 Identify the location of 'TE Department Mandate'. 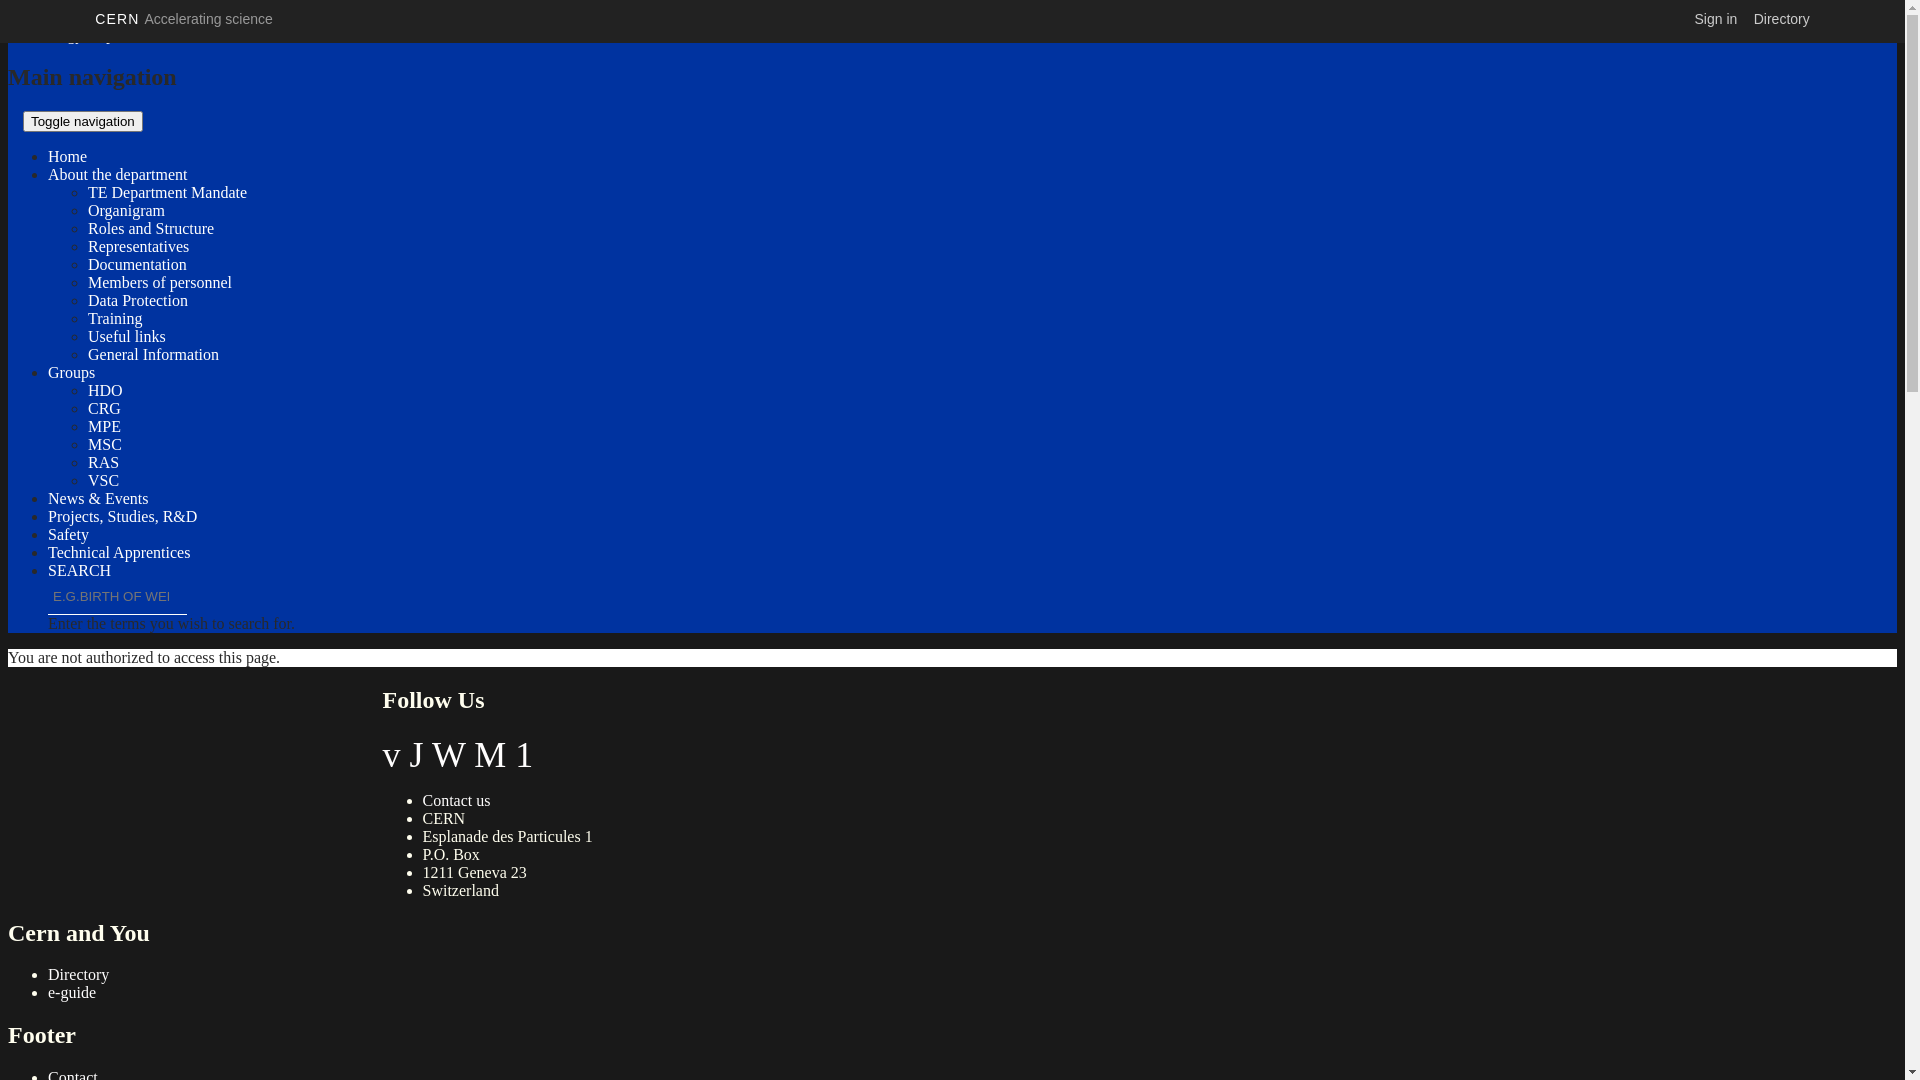
(167, 192).